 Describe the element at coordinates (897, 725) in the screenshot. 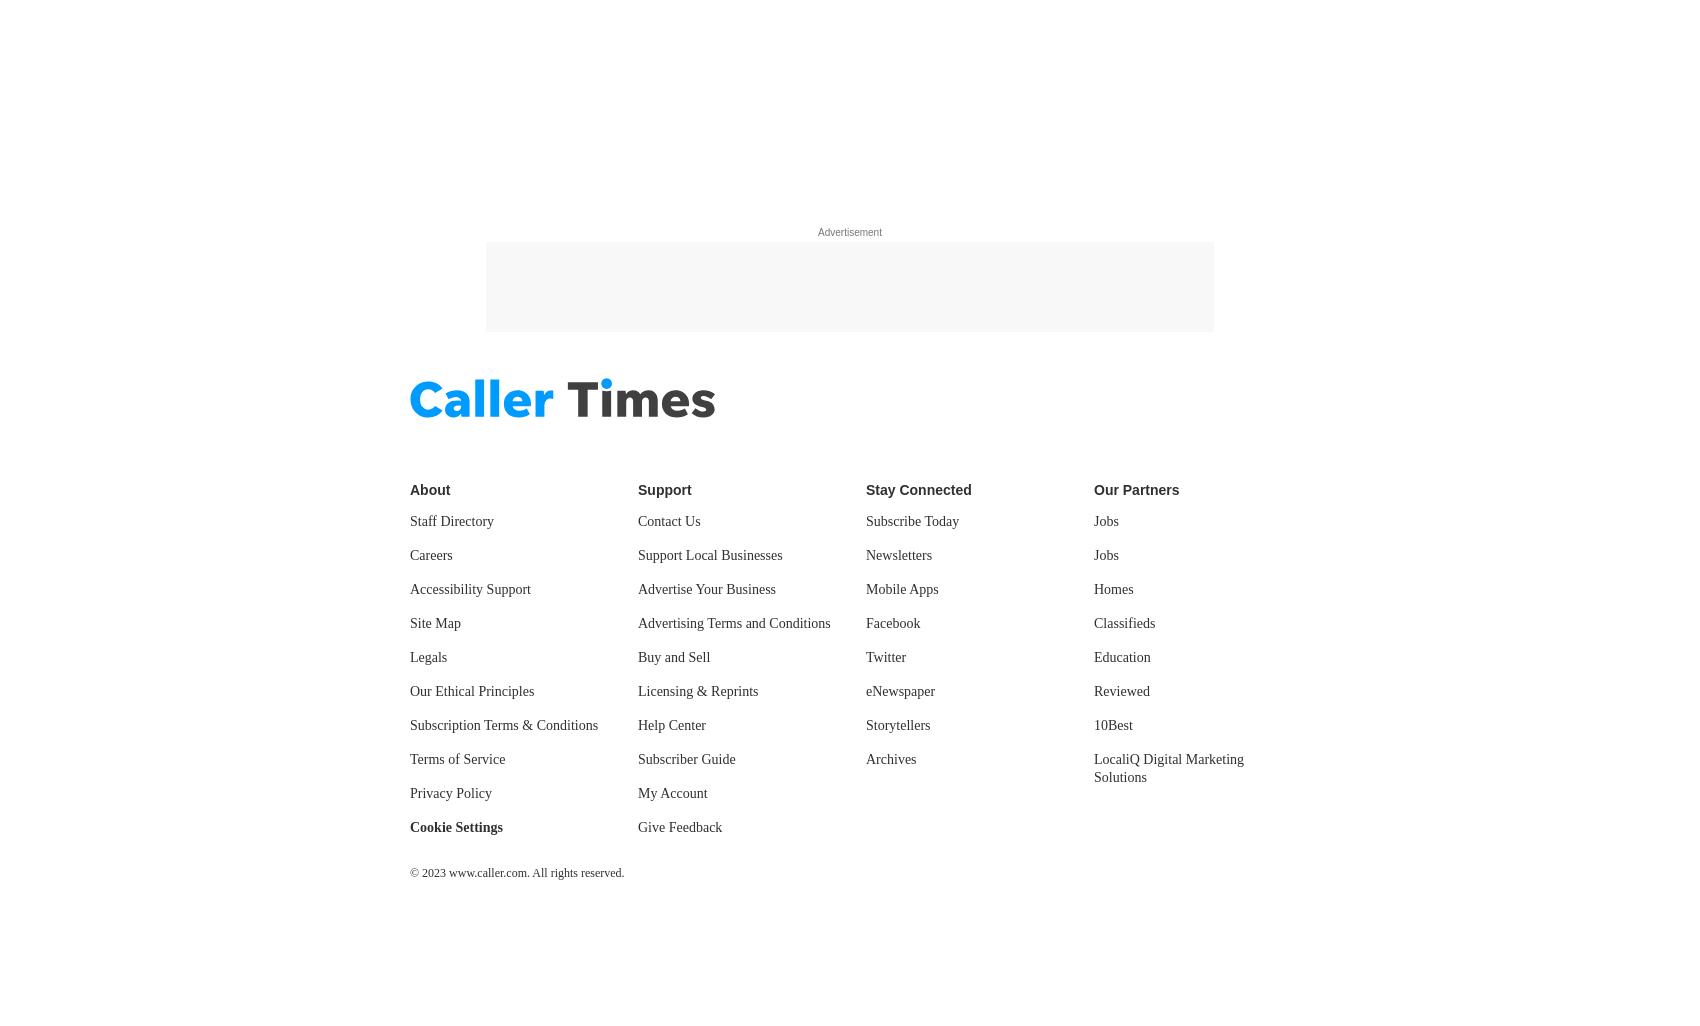

I see `'Storytellers'` at that location.